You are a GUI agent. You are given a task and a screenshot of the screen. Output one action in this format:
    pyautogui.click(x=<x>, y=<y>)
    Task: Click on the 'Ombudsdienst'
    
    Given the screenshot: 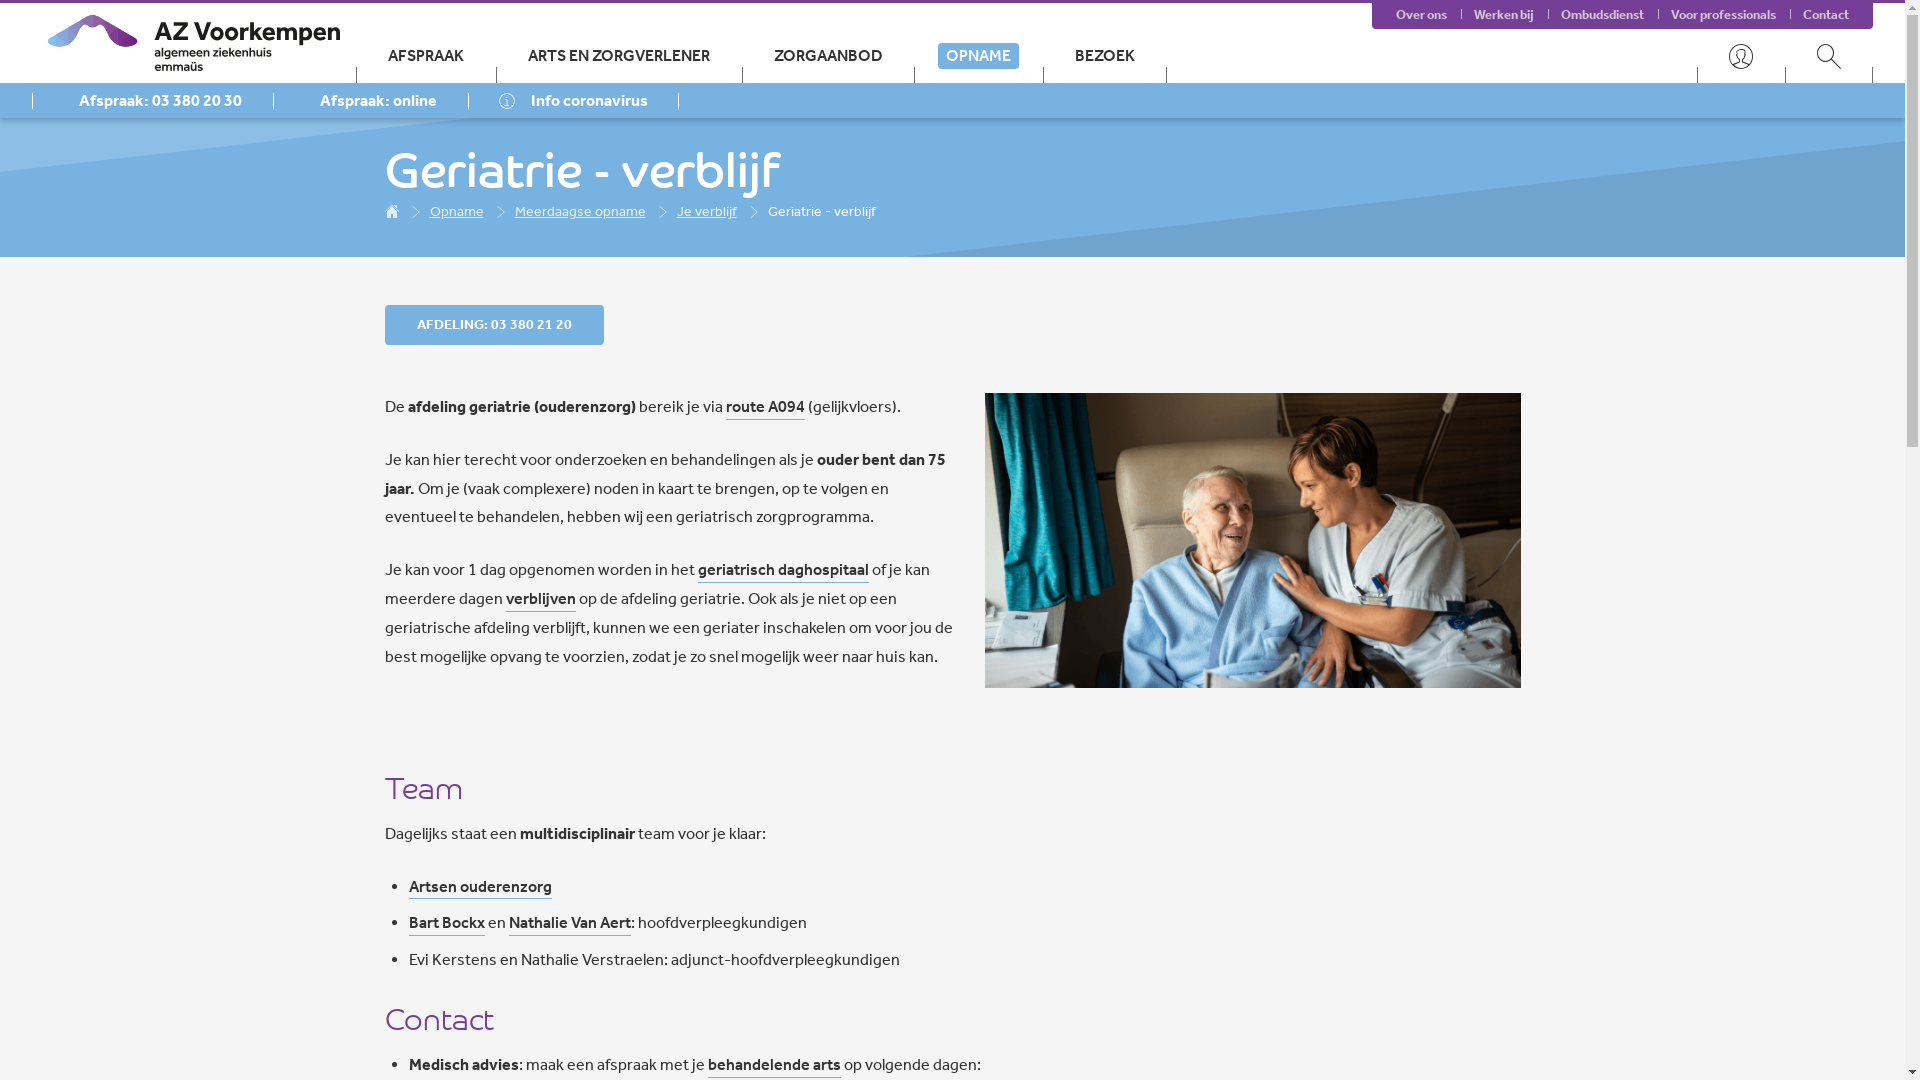 What is the action you would take?
    pyautogui.click(x=1602, y=14)
    